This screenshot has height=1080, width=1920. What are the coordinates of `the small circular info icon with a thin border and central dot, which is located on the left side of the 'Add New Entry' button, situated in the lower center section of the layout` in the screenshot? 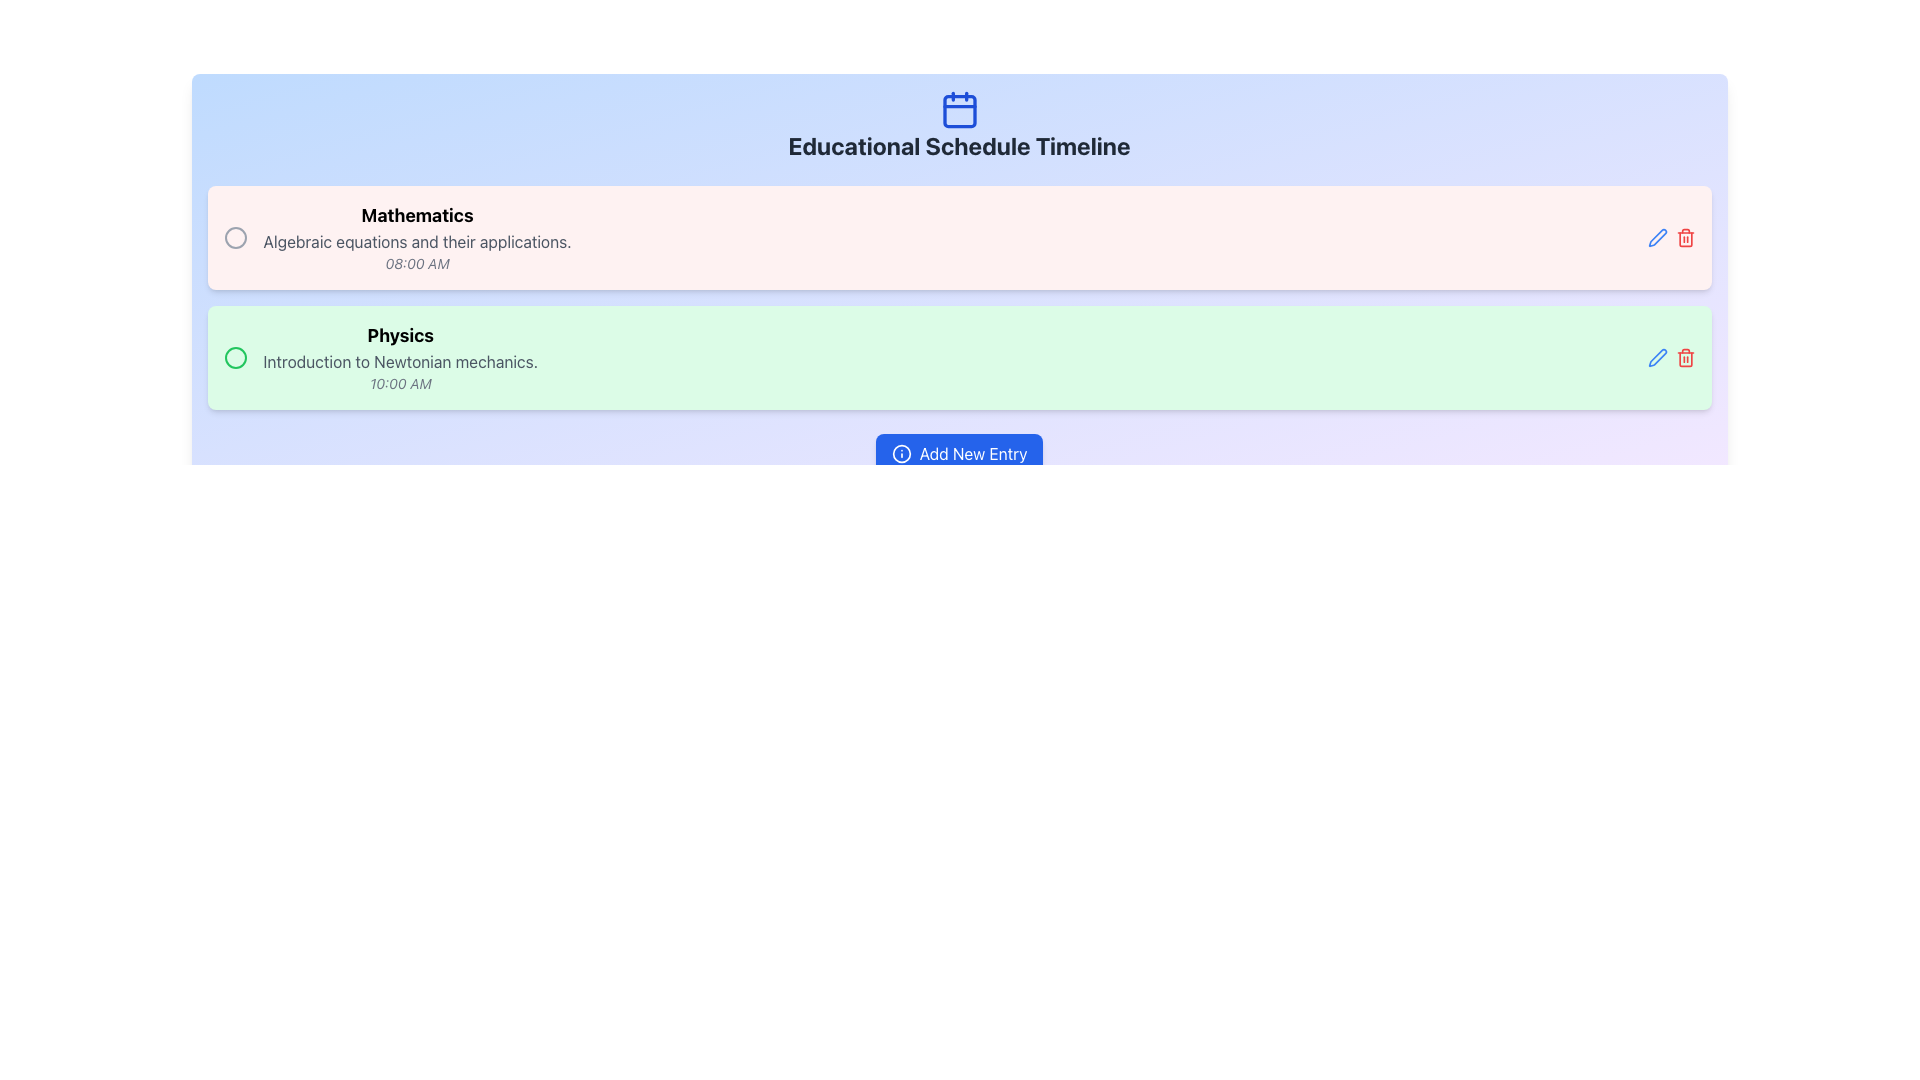 It's located at (900, 454).